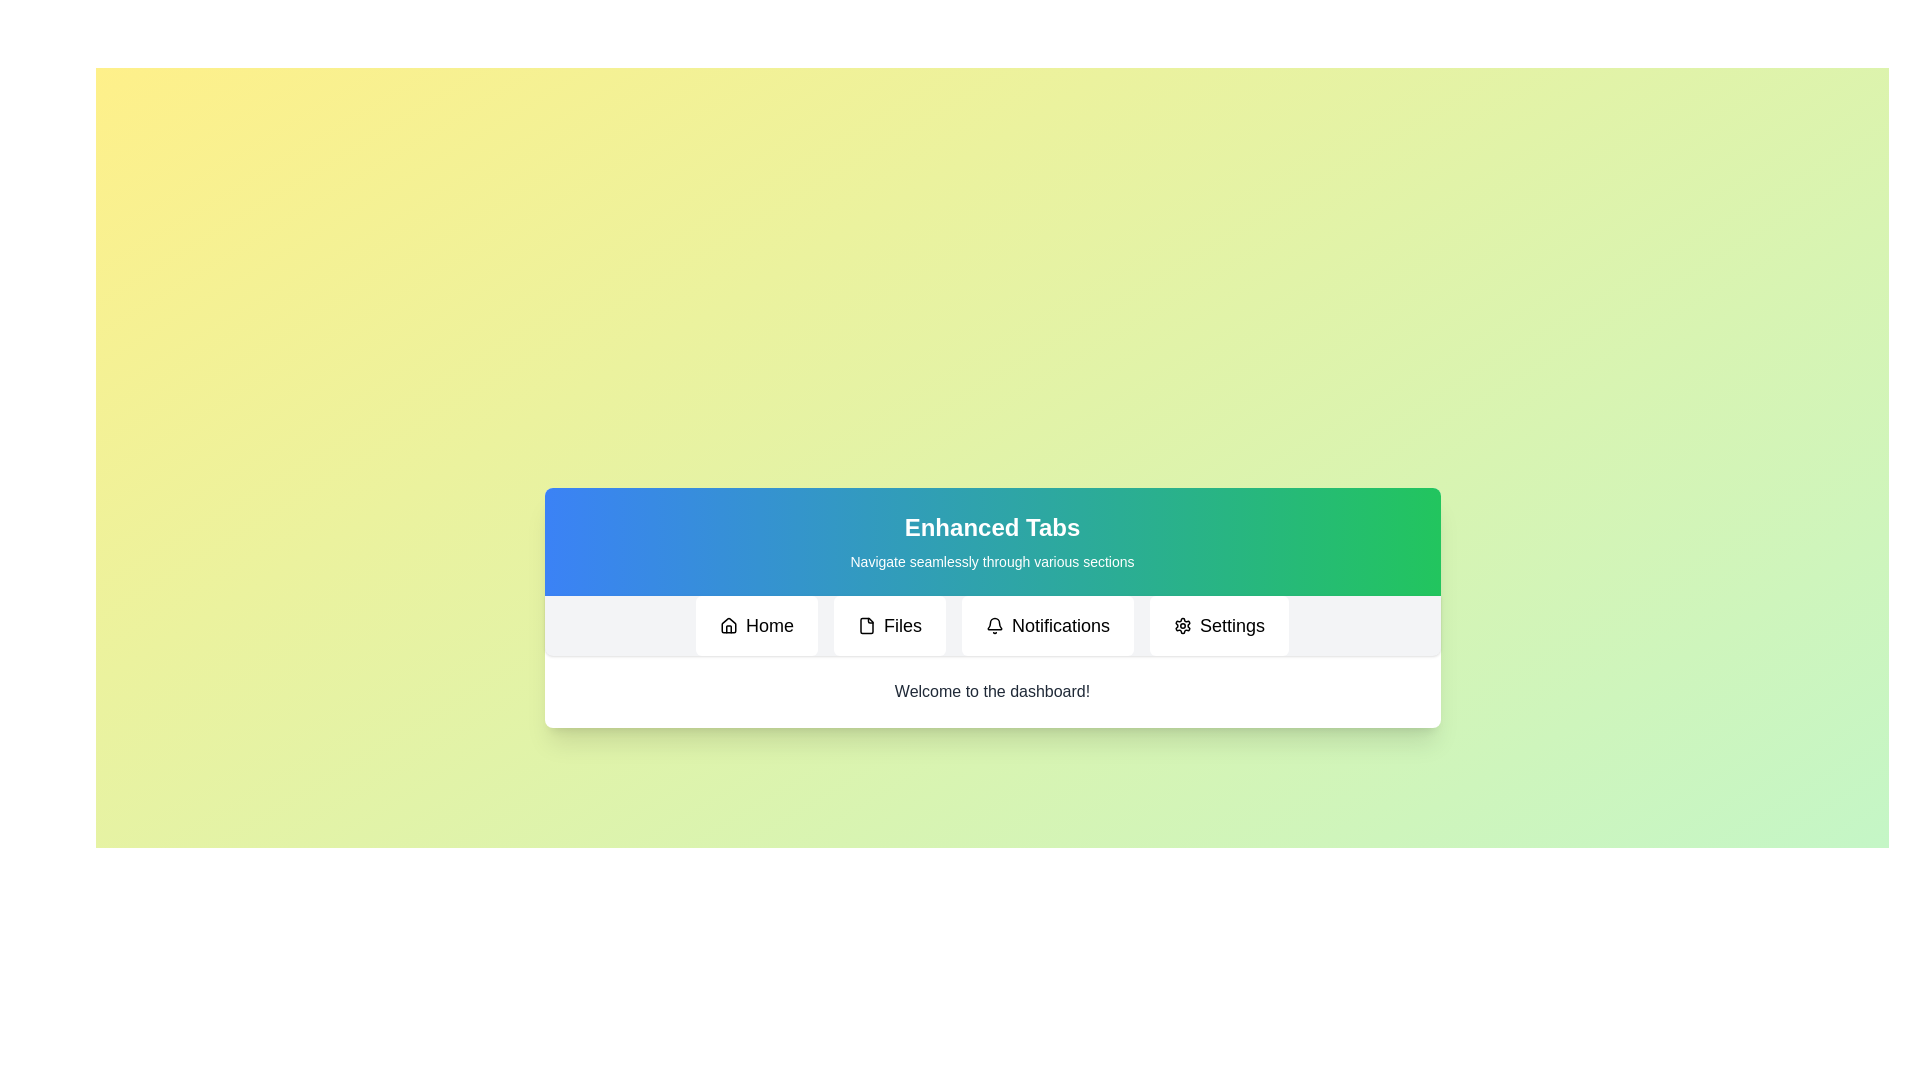  I want to click on the active 'Notifications' tab item, which is the third tab in the tab bar, so click(1046, 624).